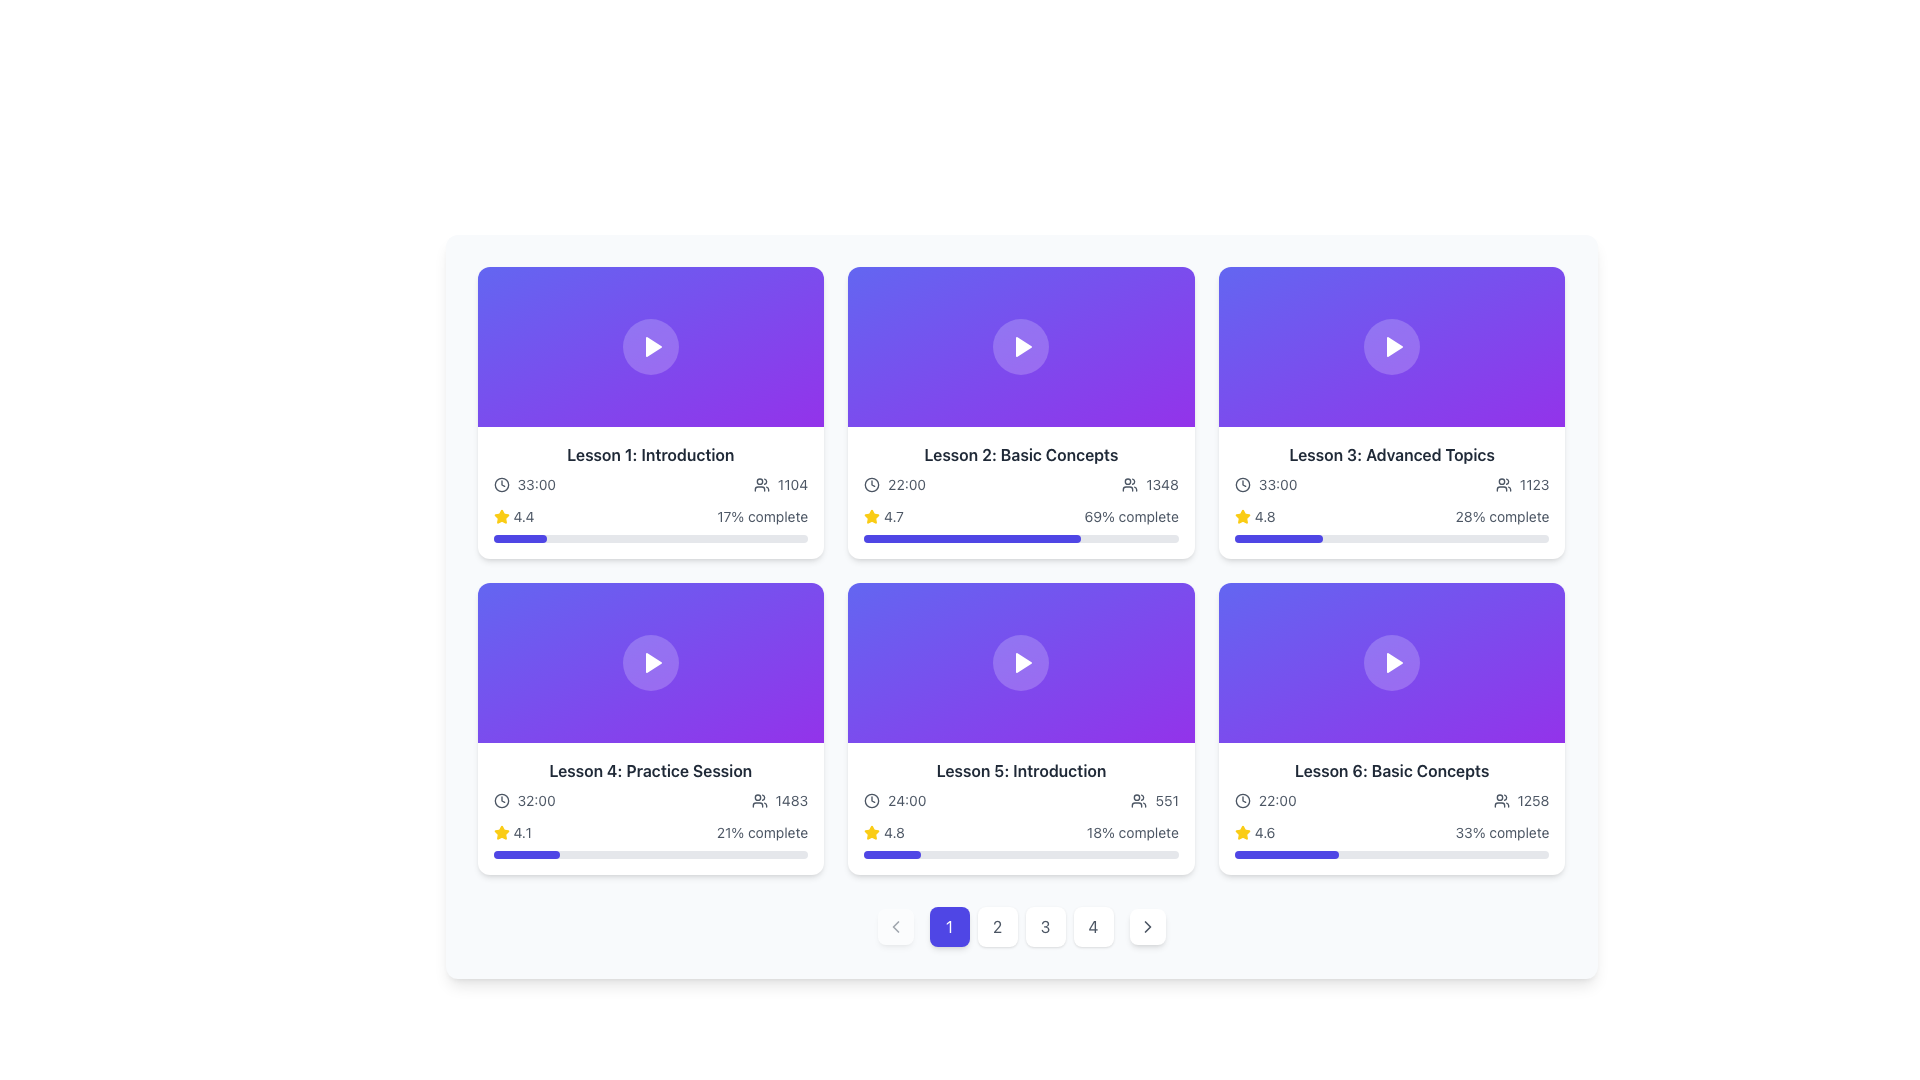 The image size is (1920, 1080). Describe the element at coordinates (650, 538) in the screenshot. I see `the progress bar indicating '17% complete' for 'Lesson 1: Introduction', which is styled with a light gray background and an indigo blue progress indicator` at that location.